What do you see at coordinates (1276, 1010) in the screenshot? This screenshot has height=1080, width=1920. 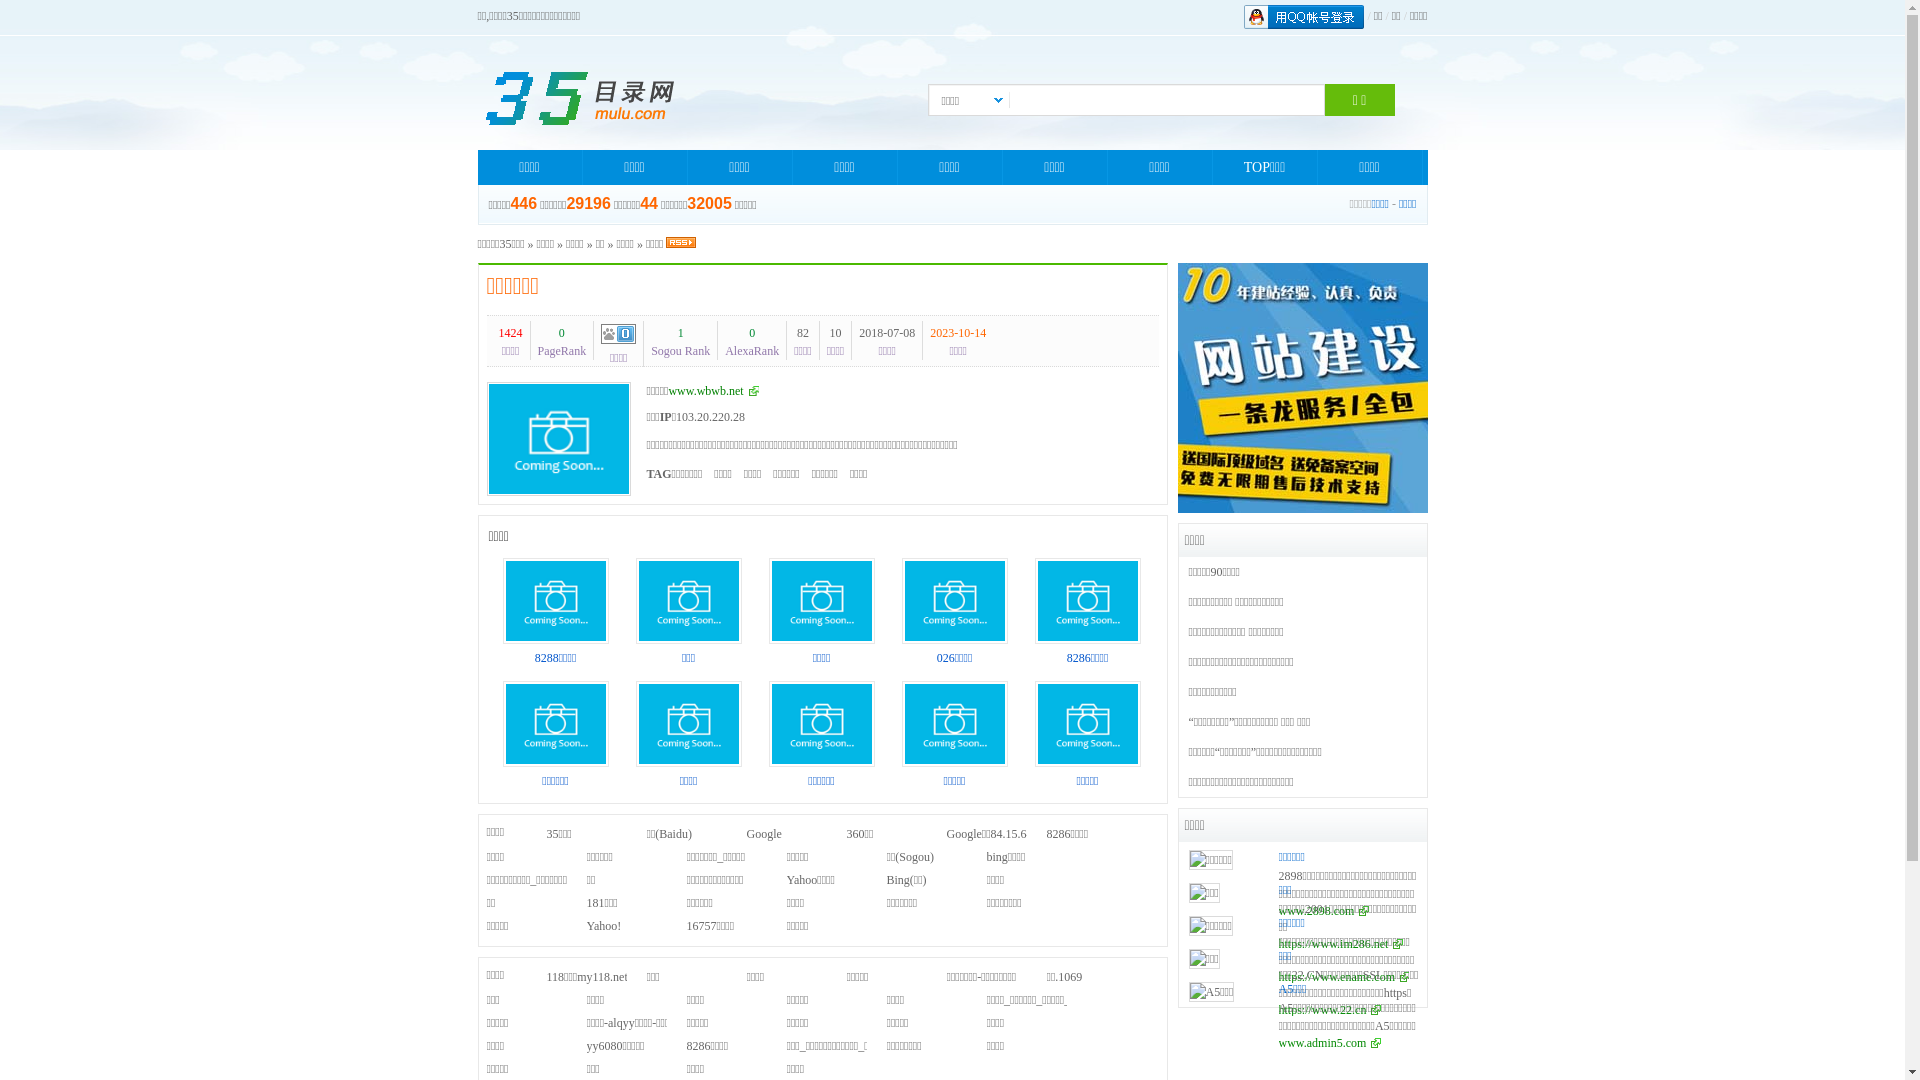 I see `'https://www.22.cn'` at bounding box center [1276, 1010].